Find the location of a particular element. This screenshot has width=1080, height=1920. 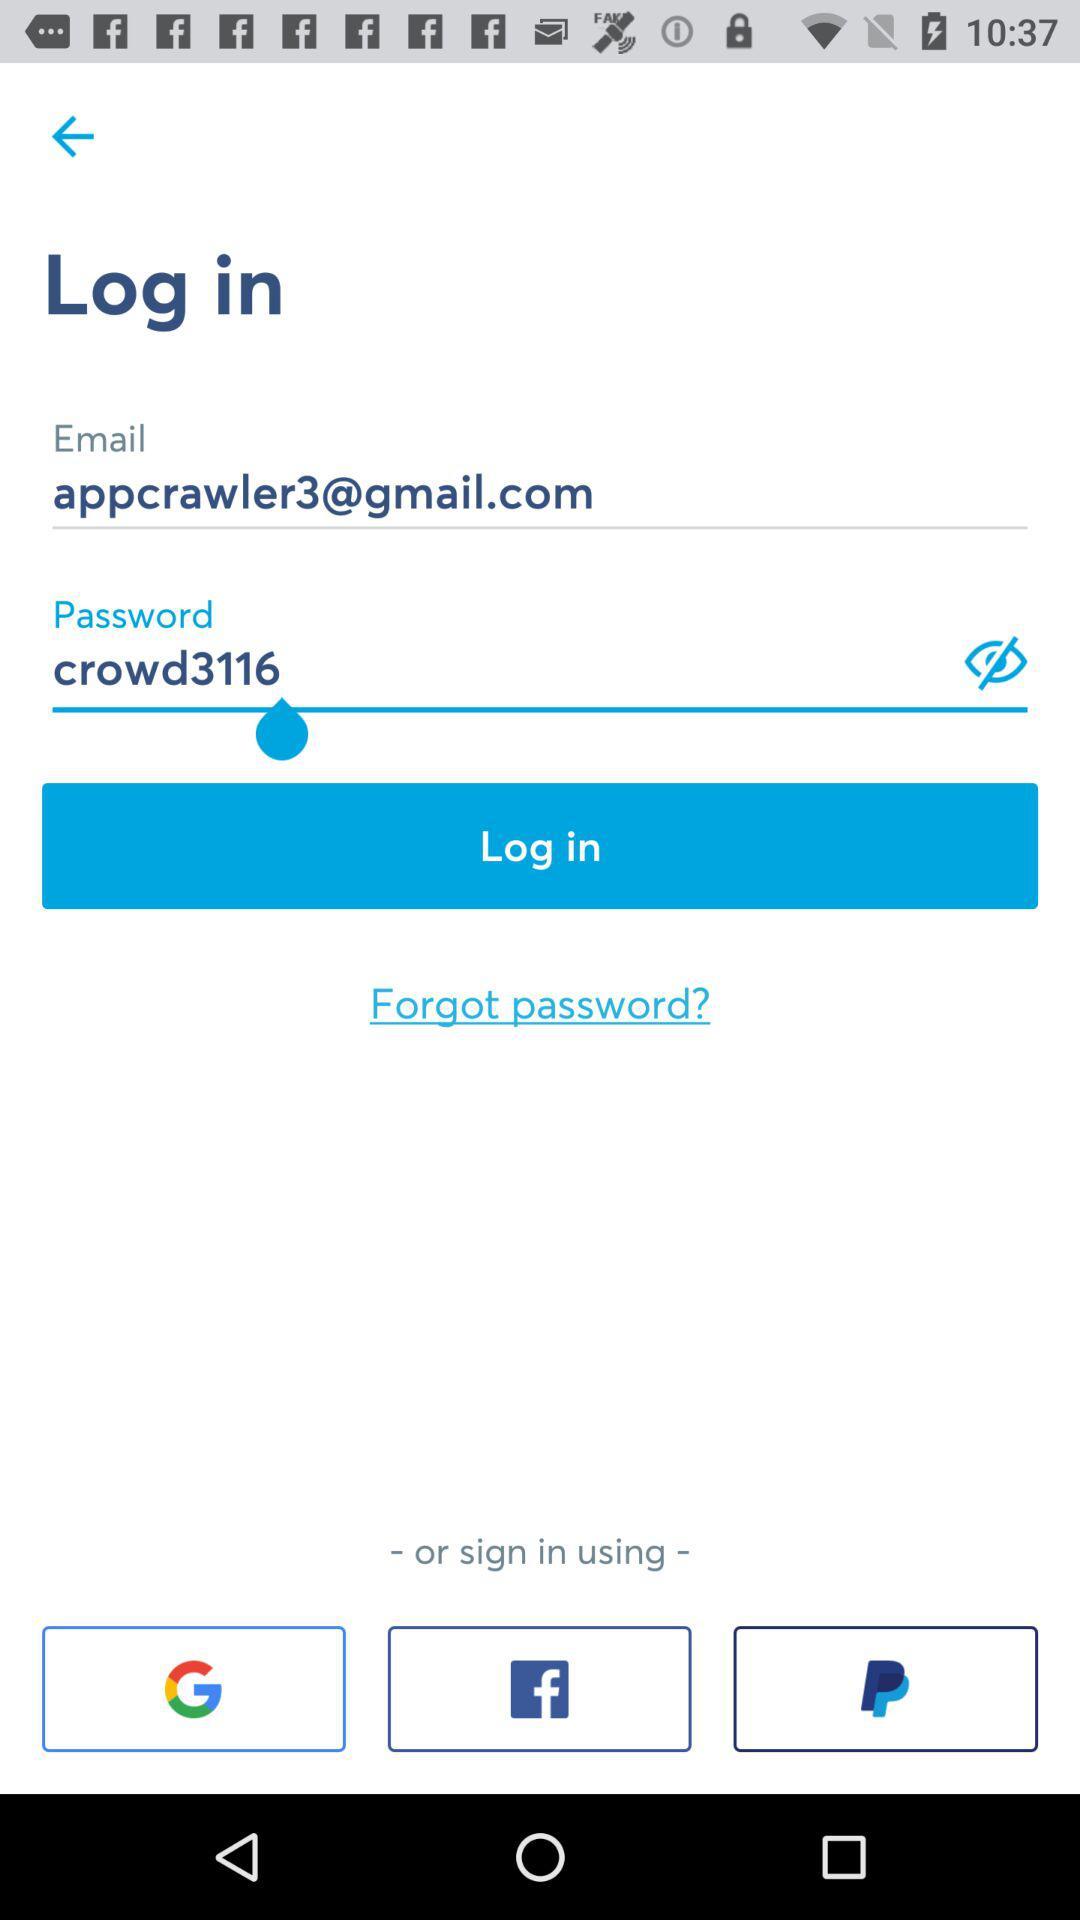

the item below the or sign in item is located at coordinates (884, 1688).